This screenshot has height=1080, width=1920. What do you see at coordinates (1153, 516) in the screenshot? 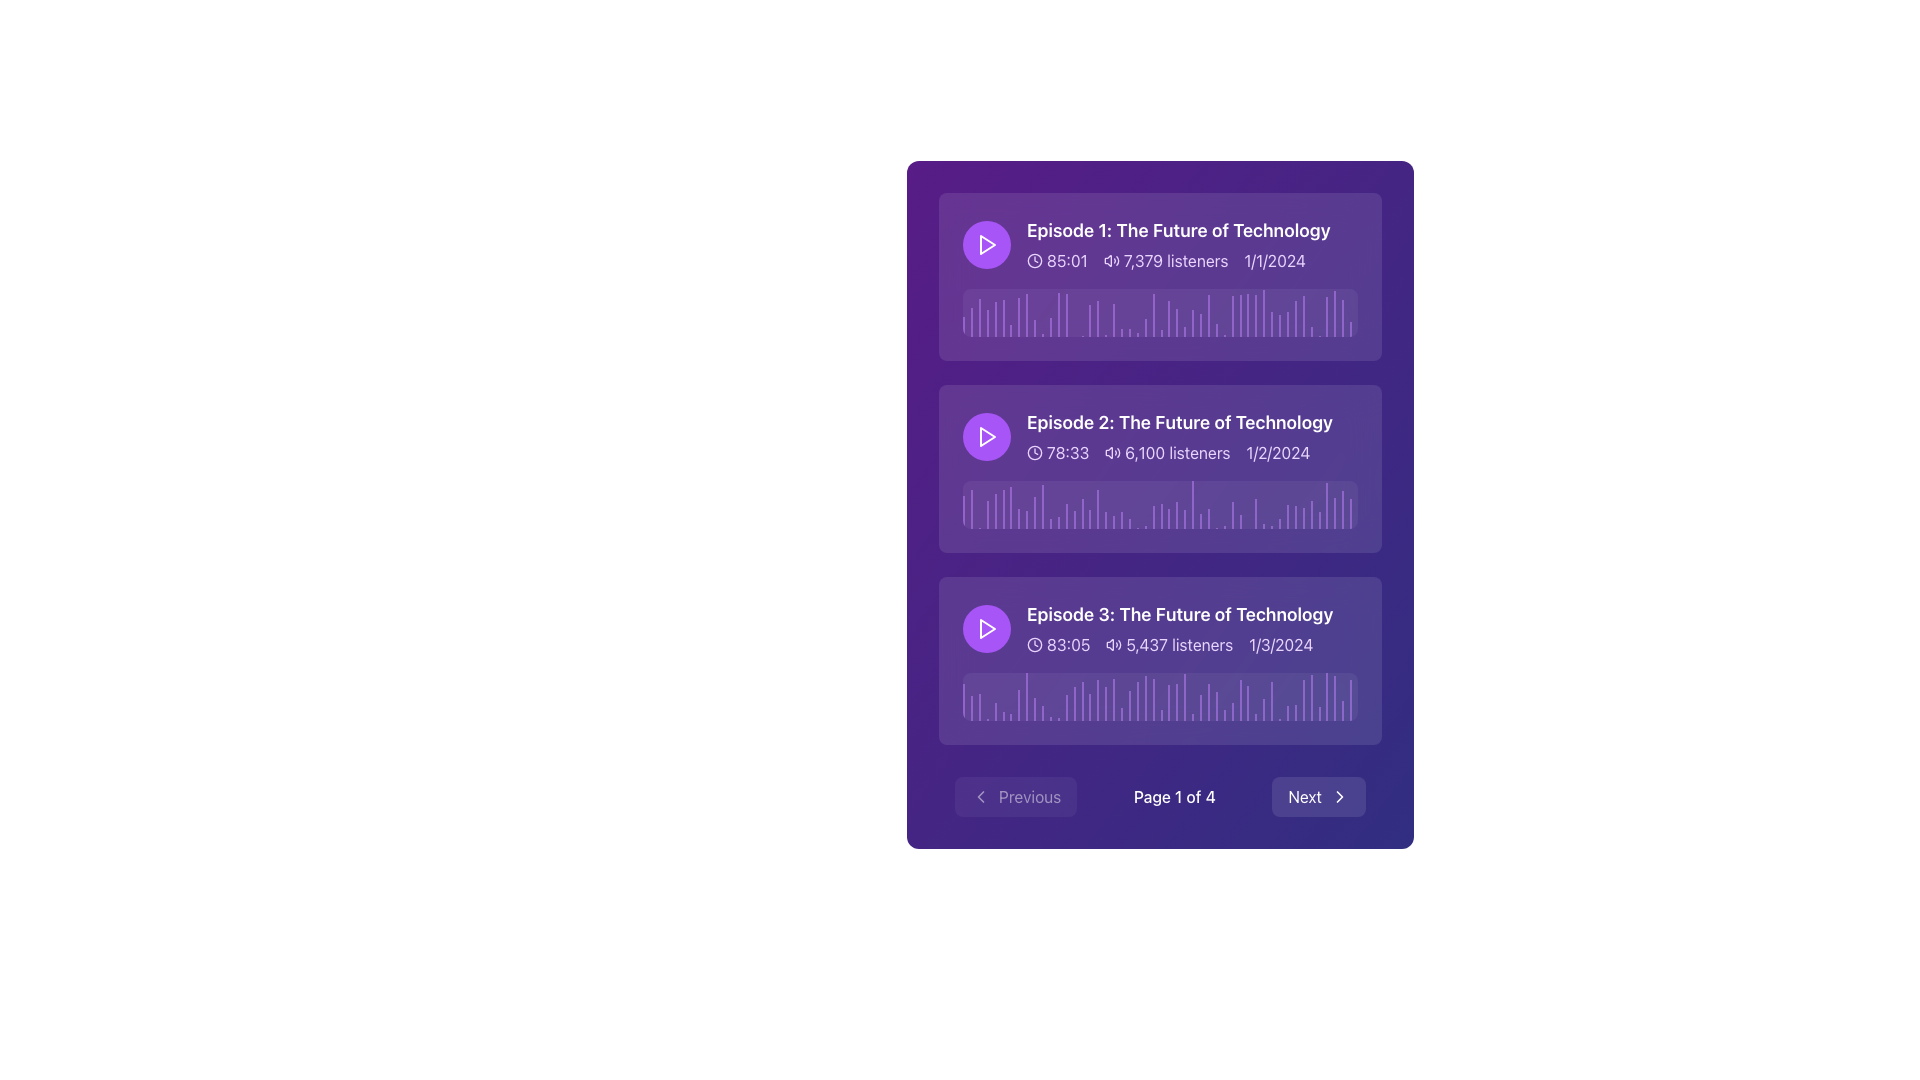
I see `the purple translucent timeline marker within the waveform visualization of 'Episode 2: The Future of Technology'` at bounding box center [1153, 516].